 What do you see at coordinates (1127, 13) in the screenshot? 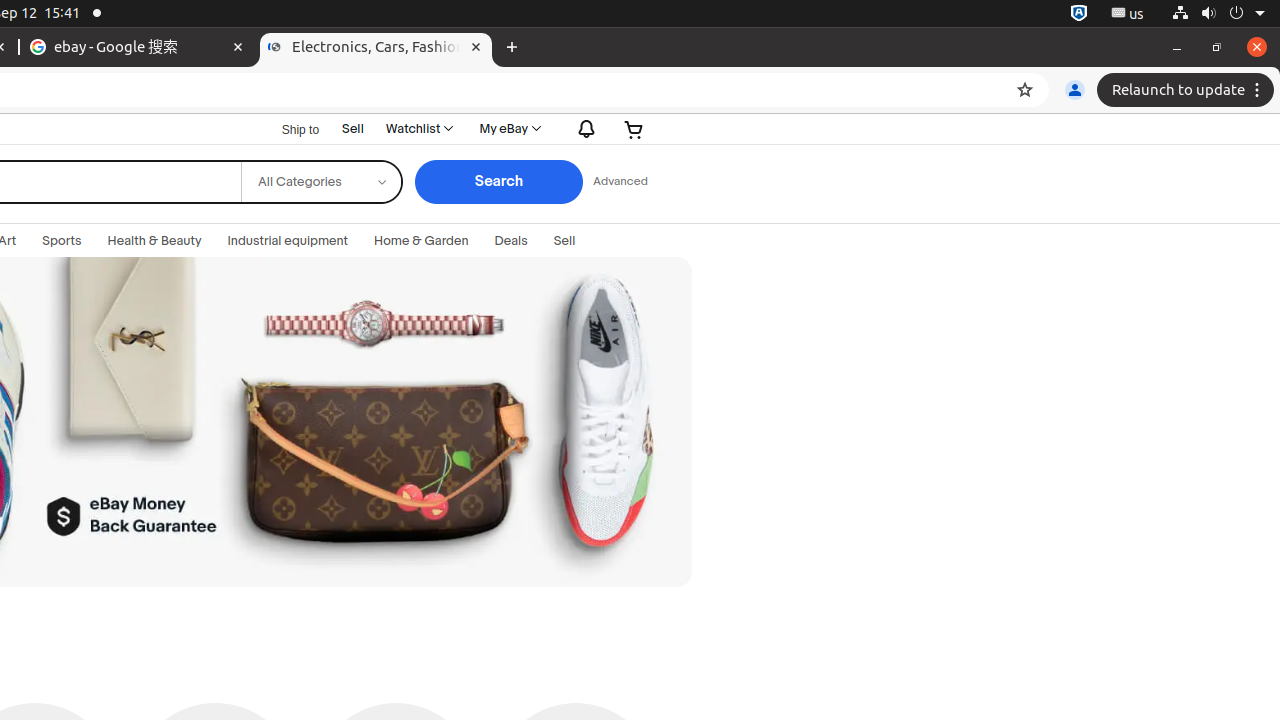
I see `':1.21/StatusNotifierItem'` at bounding box center [1127, 13].